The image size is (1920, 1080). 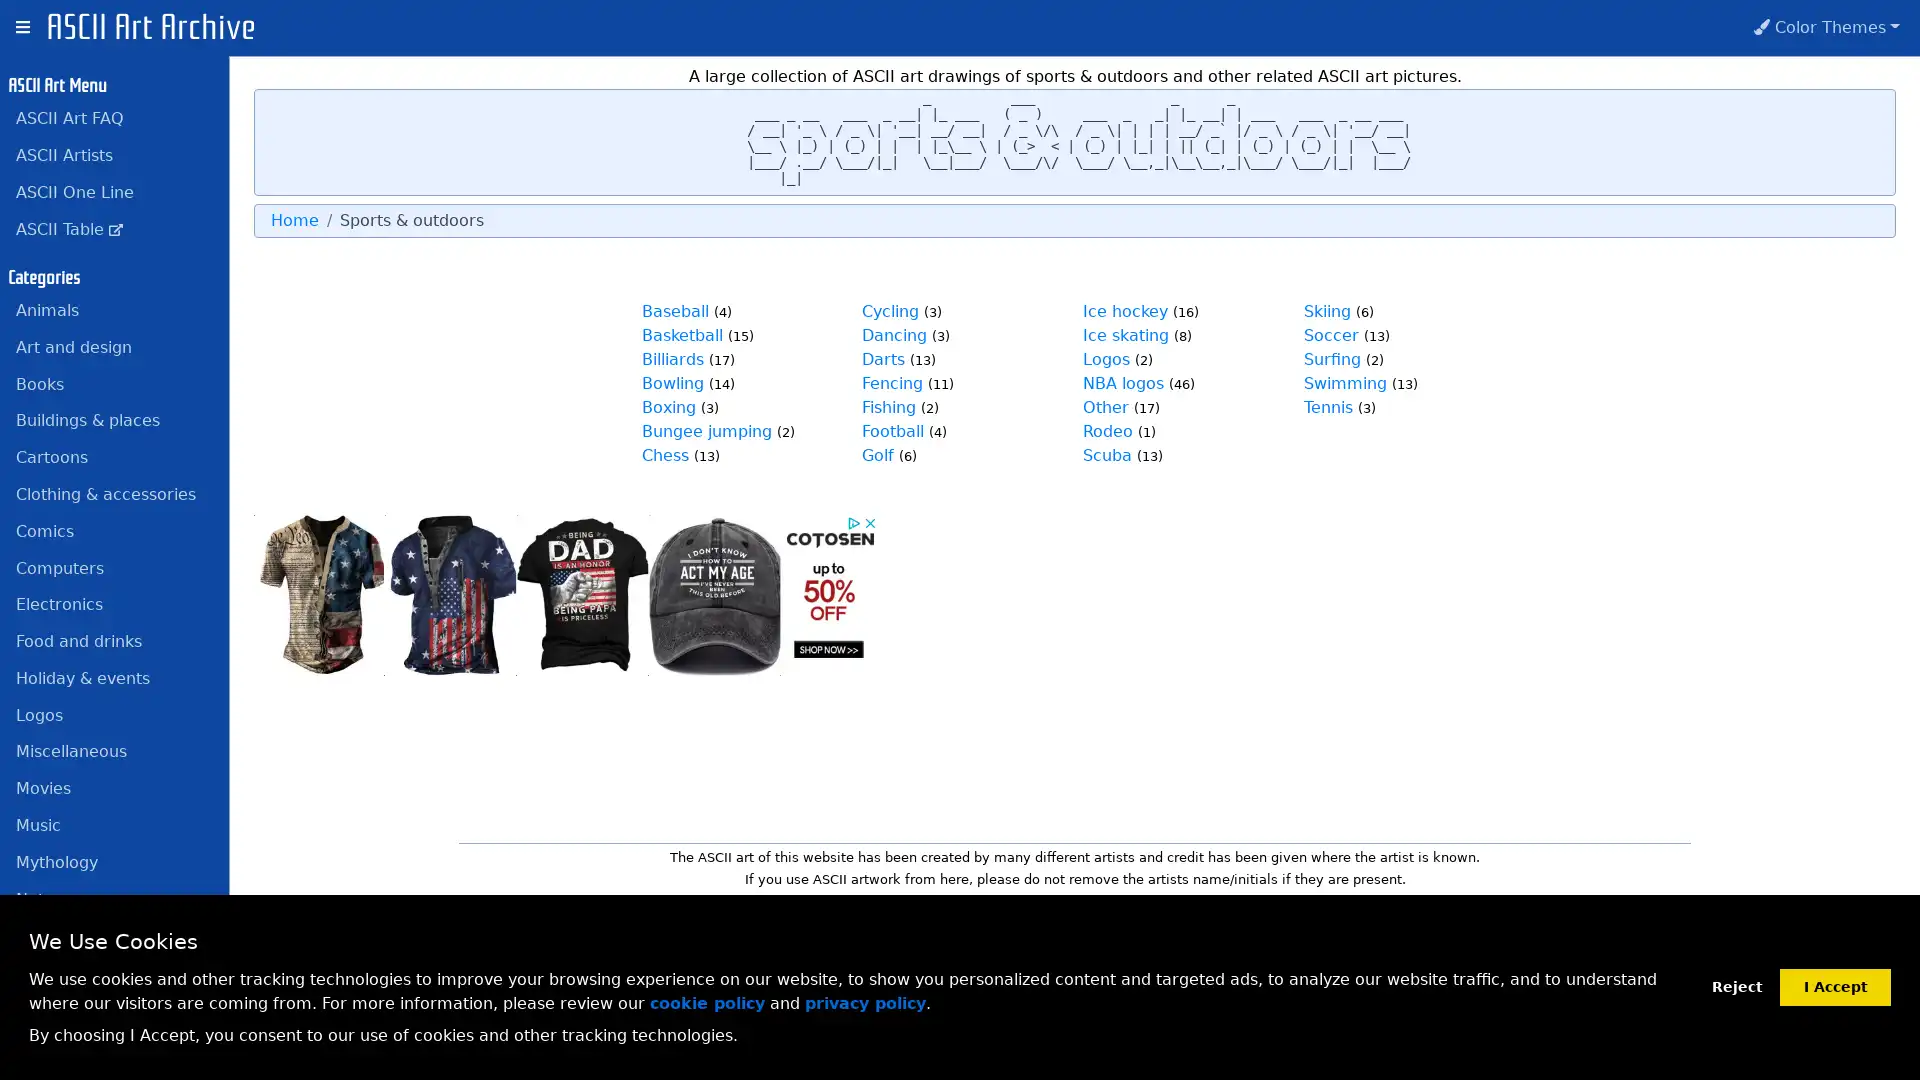 What do you see at coordinates (1835, 985) in the screenshot?
I see `I Accept` at bounding box center [1835, 985].